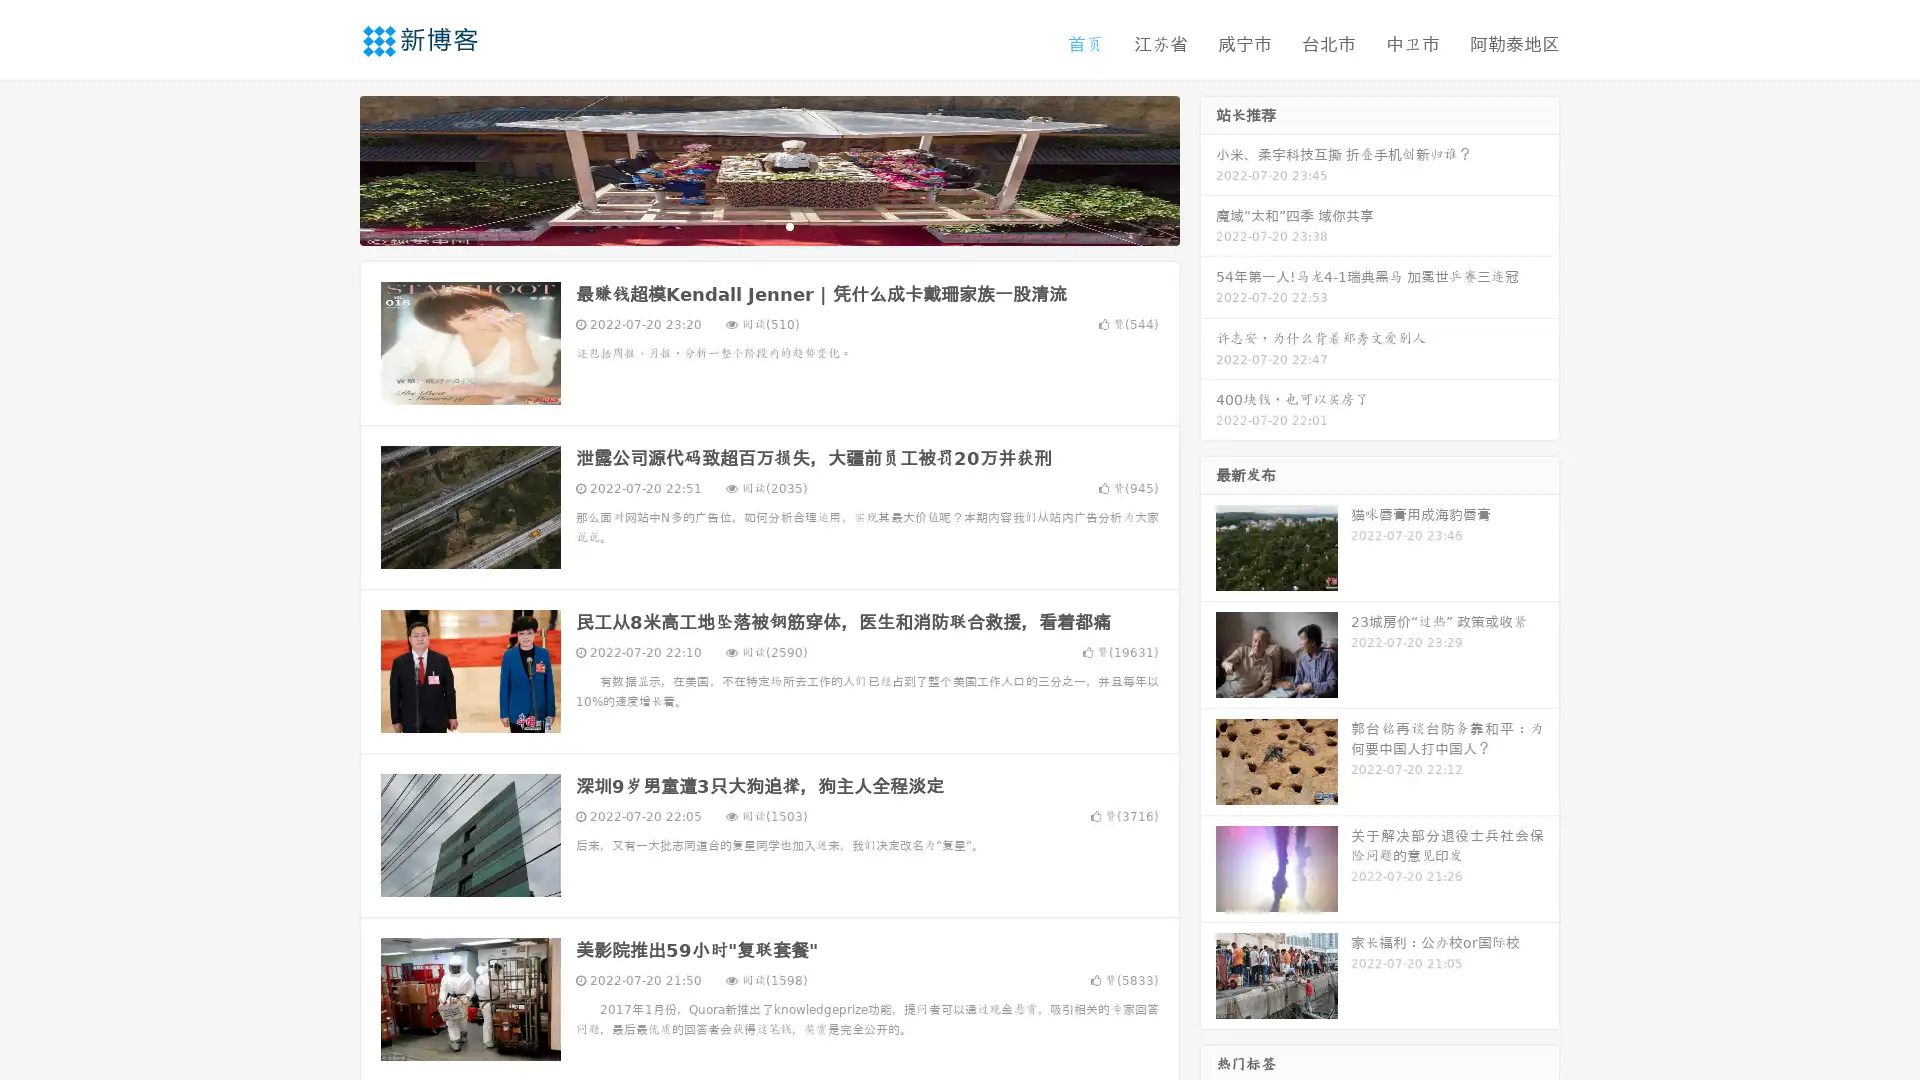 The height and width of the screenshot is (1080, 1920). I want to click on Go to slide 2, so click(768, 225).